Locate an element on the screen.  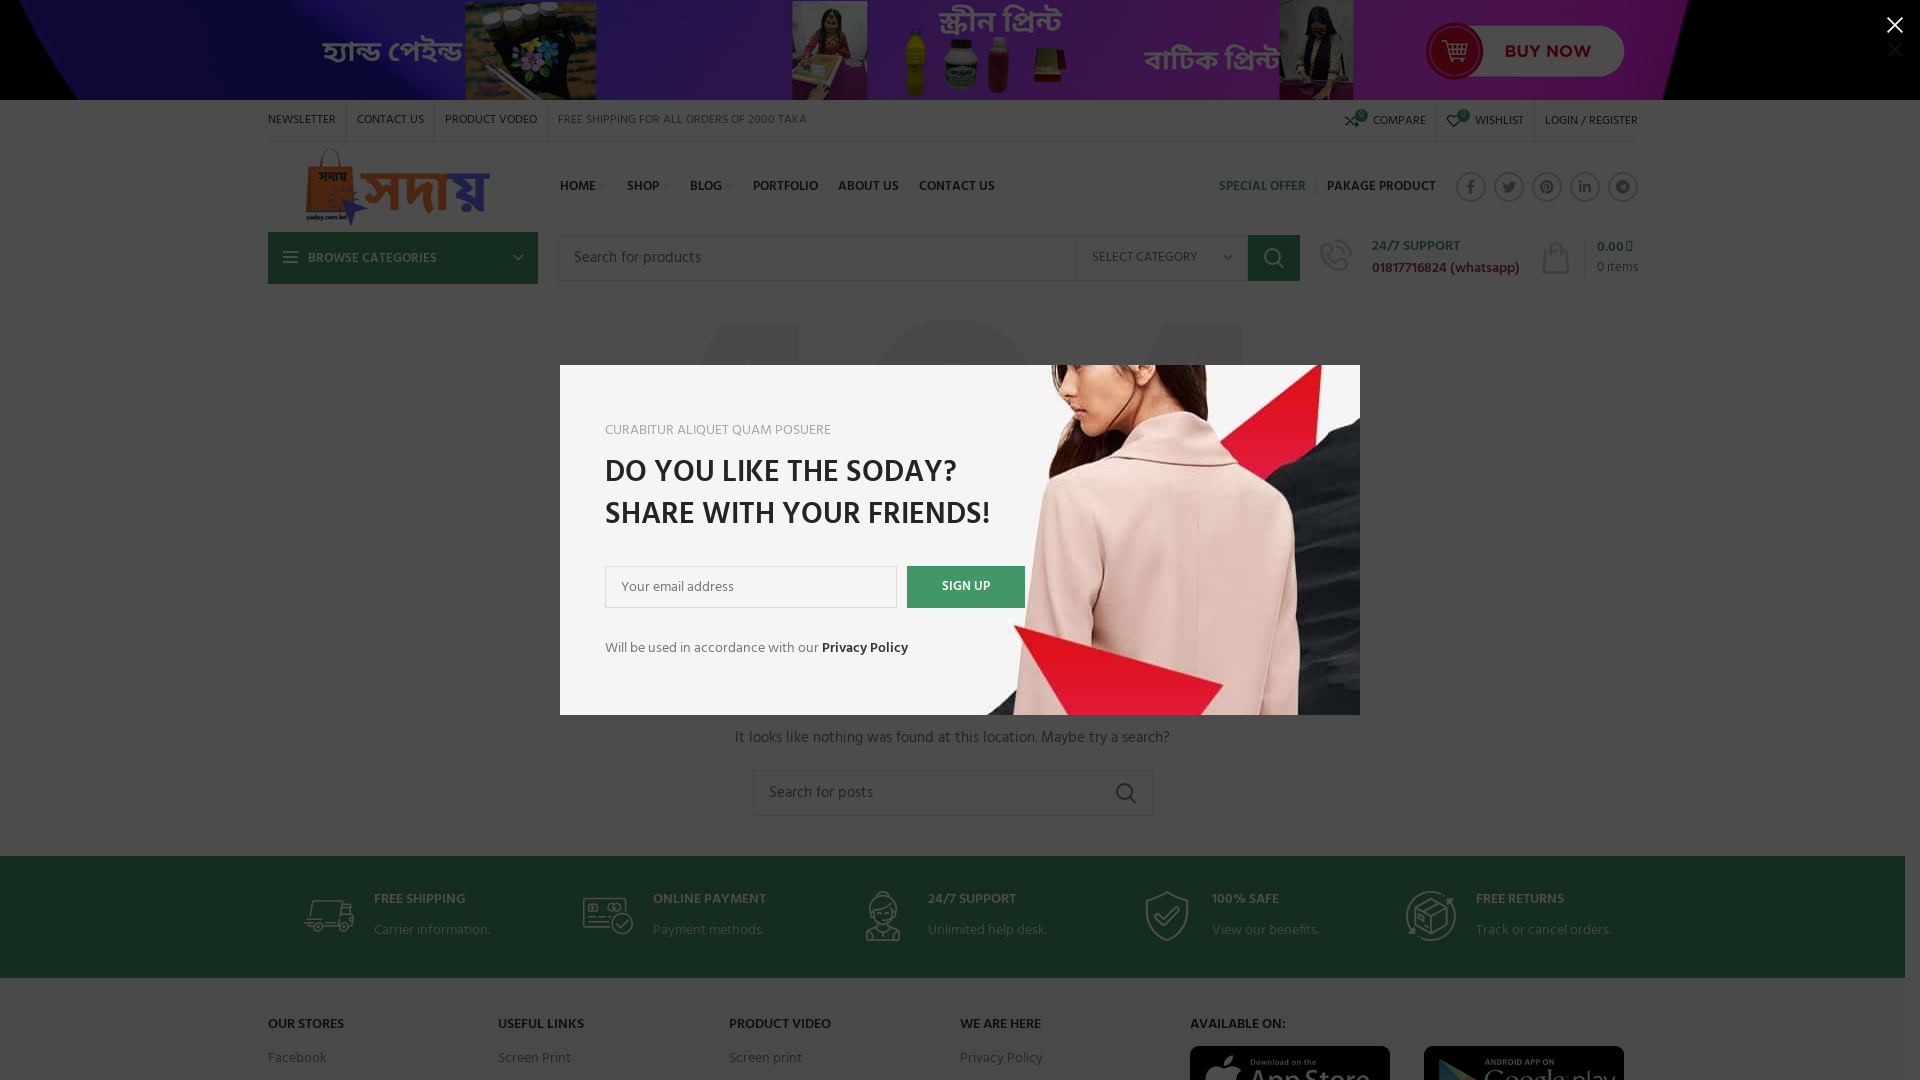
'SHOP' is located at coordinates (647, 186).